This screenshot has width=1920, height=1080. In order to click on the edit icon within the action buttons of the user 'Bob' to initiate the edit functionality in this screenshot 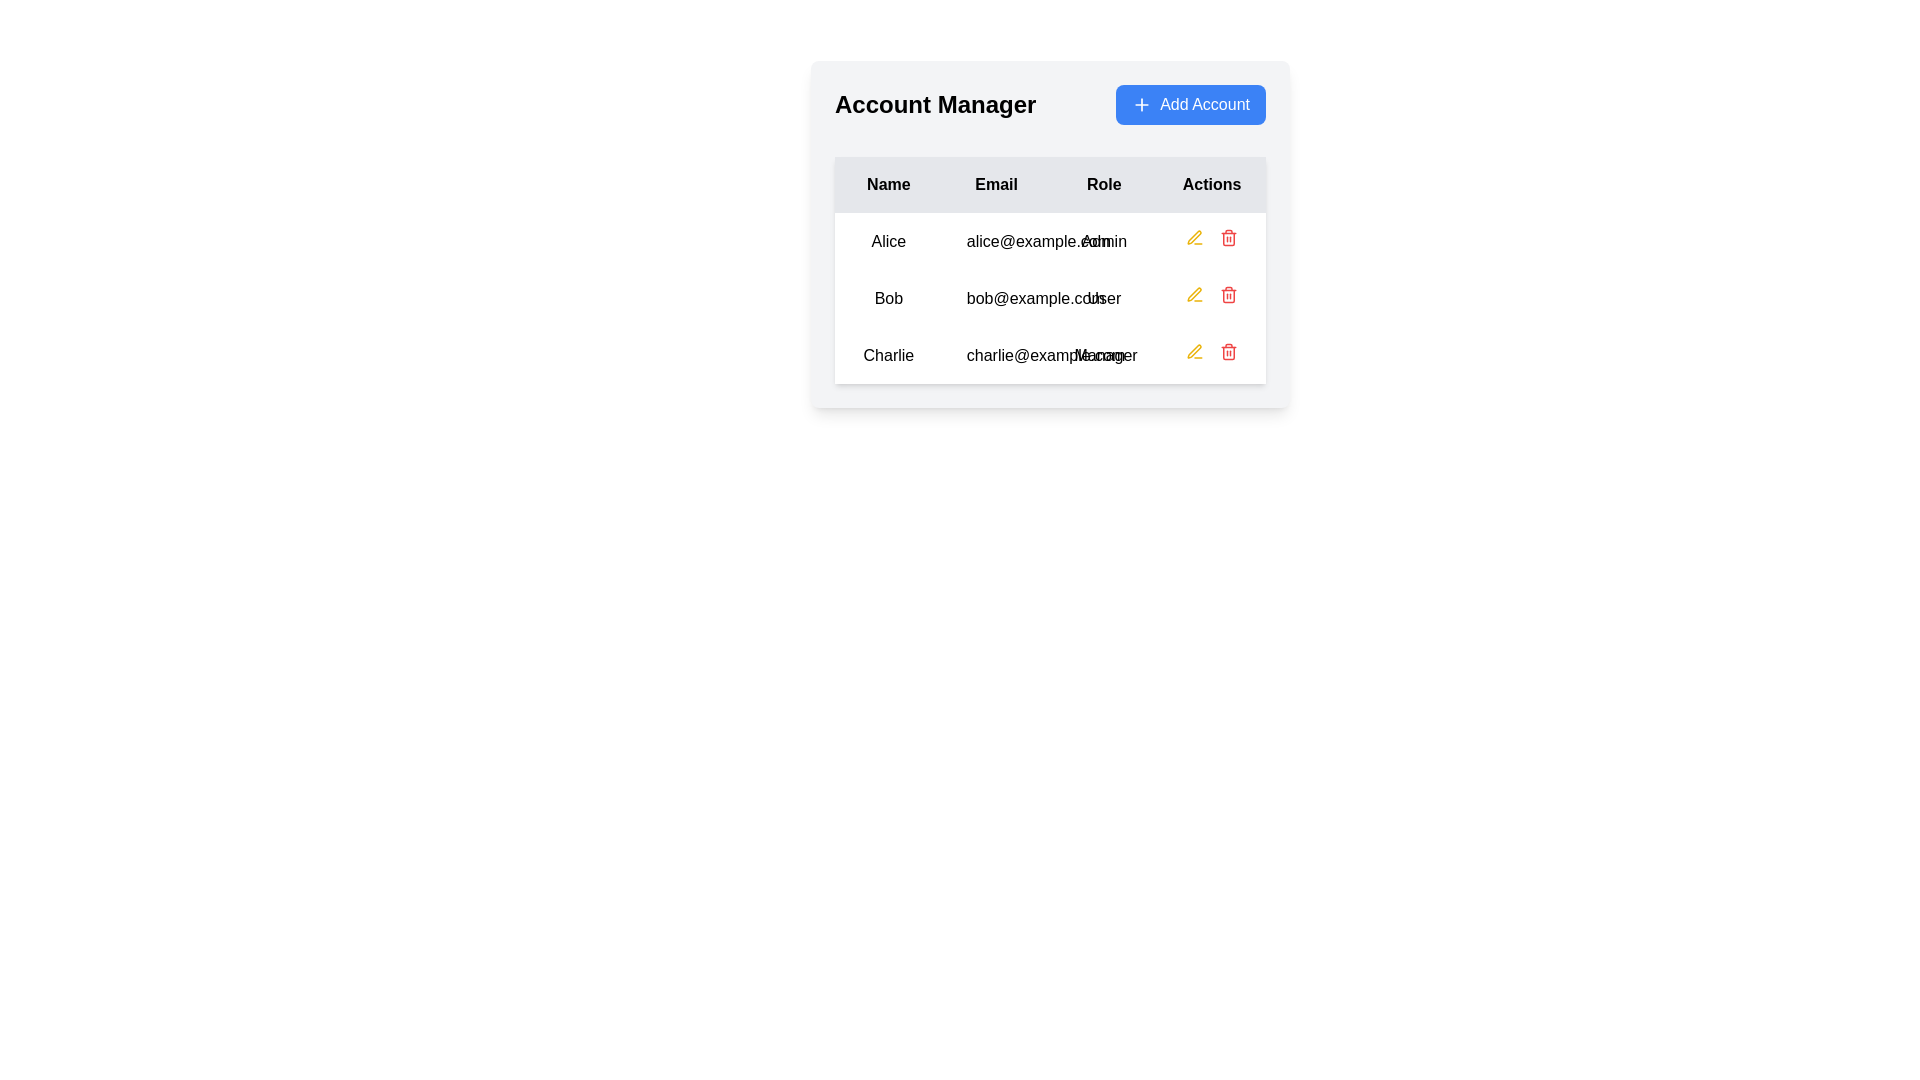, I will do `click(1210, 297)`.